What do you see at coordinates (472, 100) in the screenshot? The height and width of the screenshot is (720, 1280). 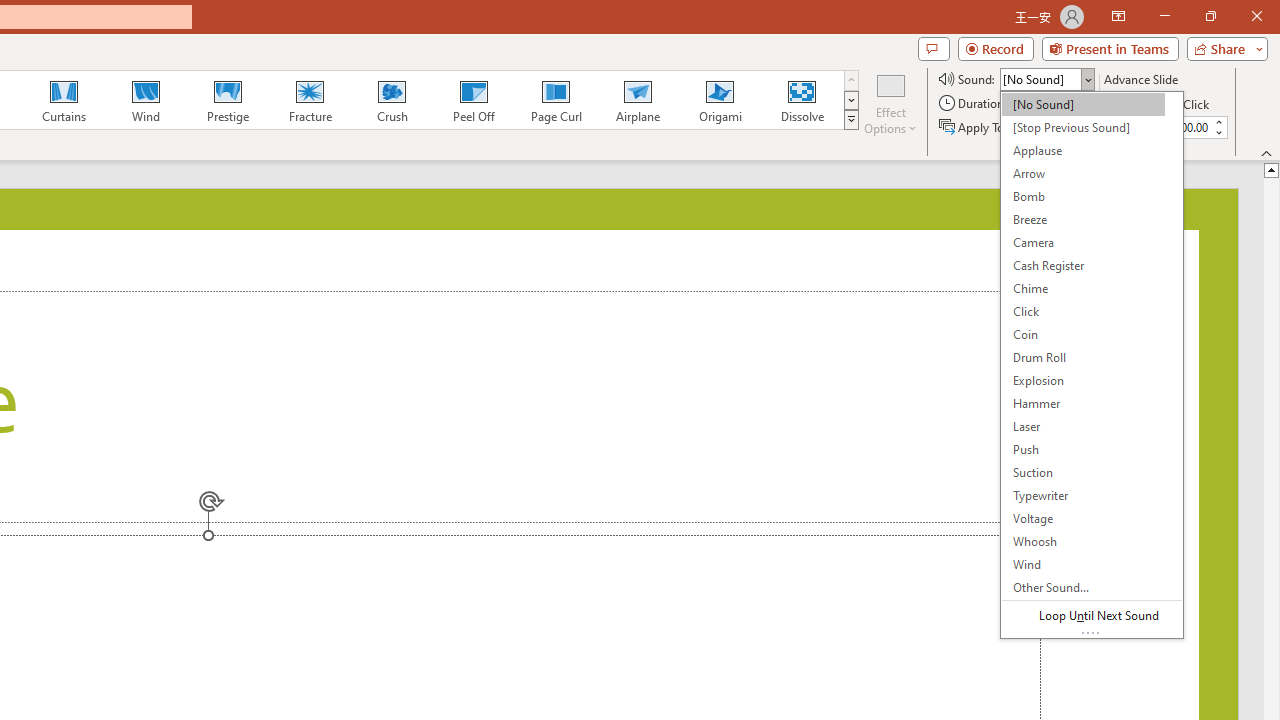 I see `'Peel Off'` at bounding box center [472, 100].